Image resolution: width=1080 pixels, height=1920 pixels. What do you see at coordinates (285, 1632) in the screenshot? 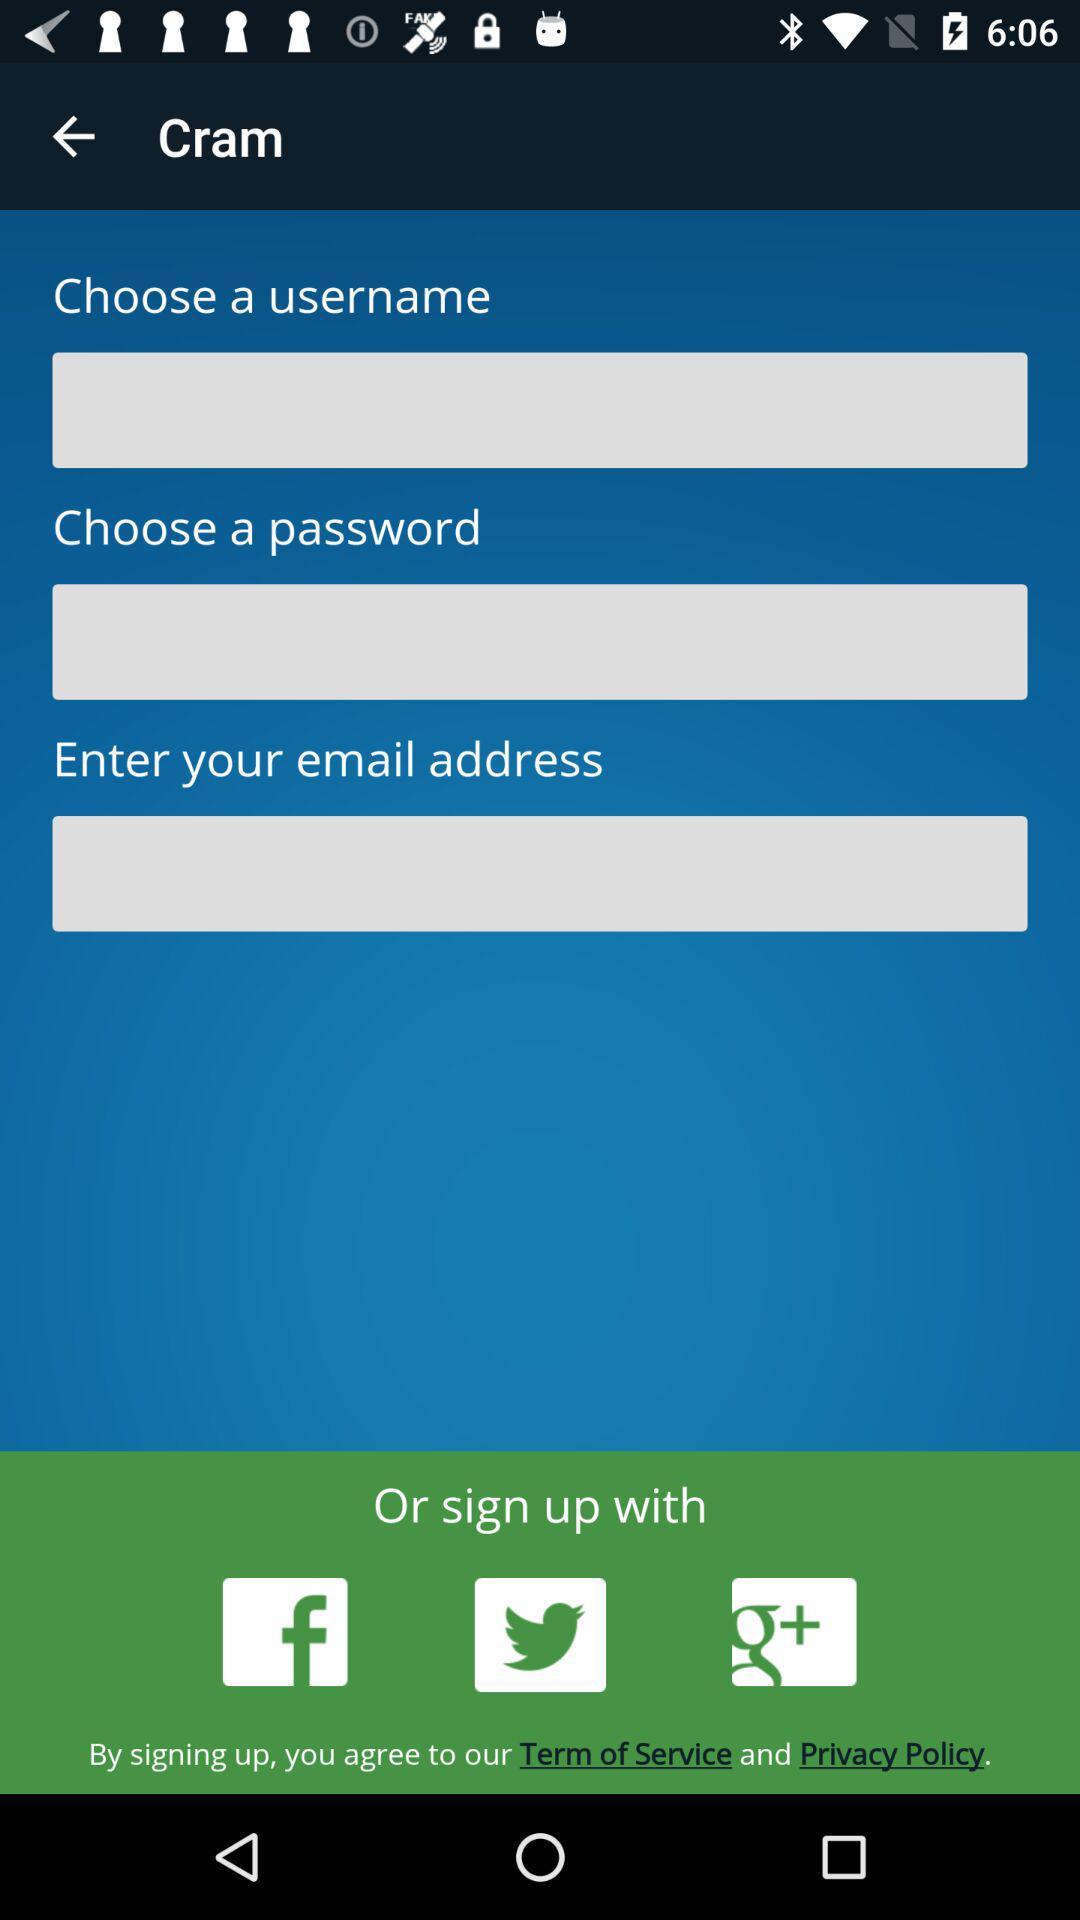
I see `sign up with facebook` at bounding box center [285, 1632].